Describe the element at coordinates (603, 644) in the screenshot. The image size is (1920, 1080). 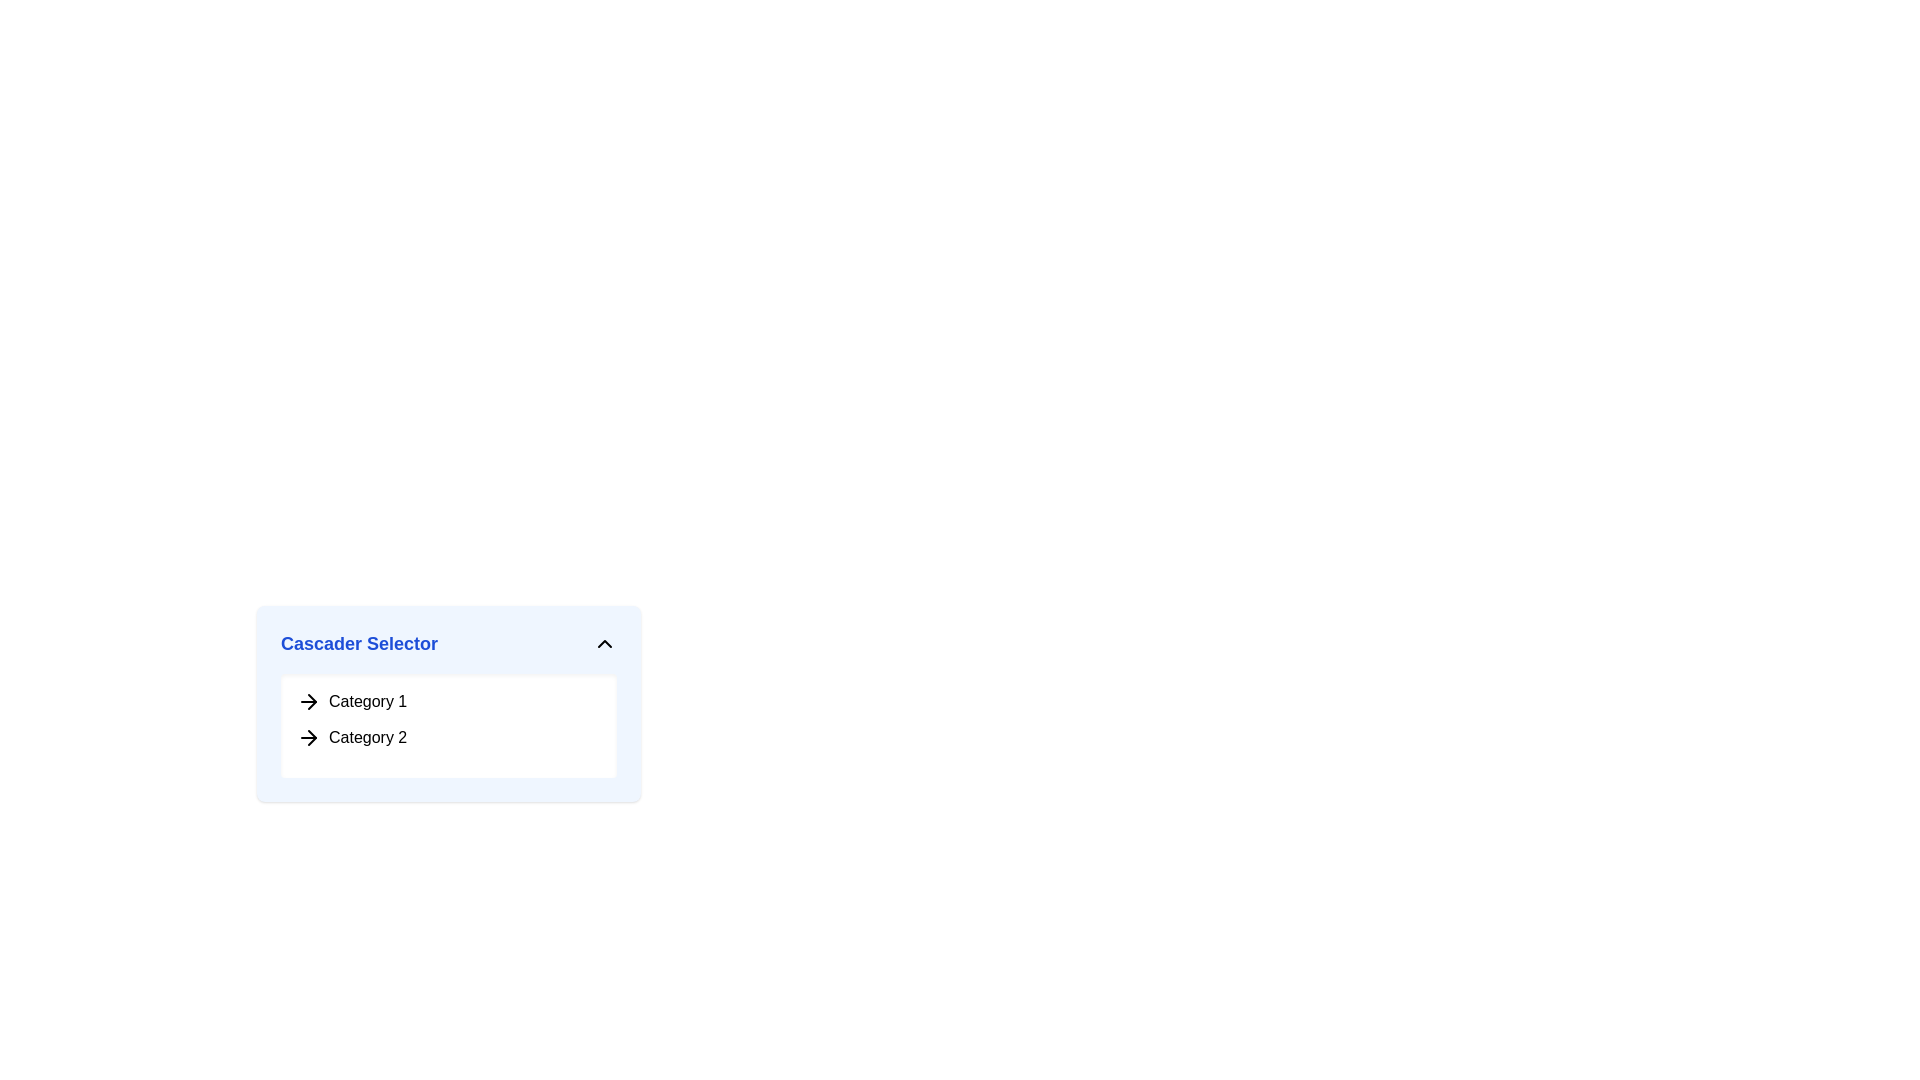
I see `the upward-pointing chevron icon on the right side of the 'Cascader Selector' header` at that location.